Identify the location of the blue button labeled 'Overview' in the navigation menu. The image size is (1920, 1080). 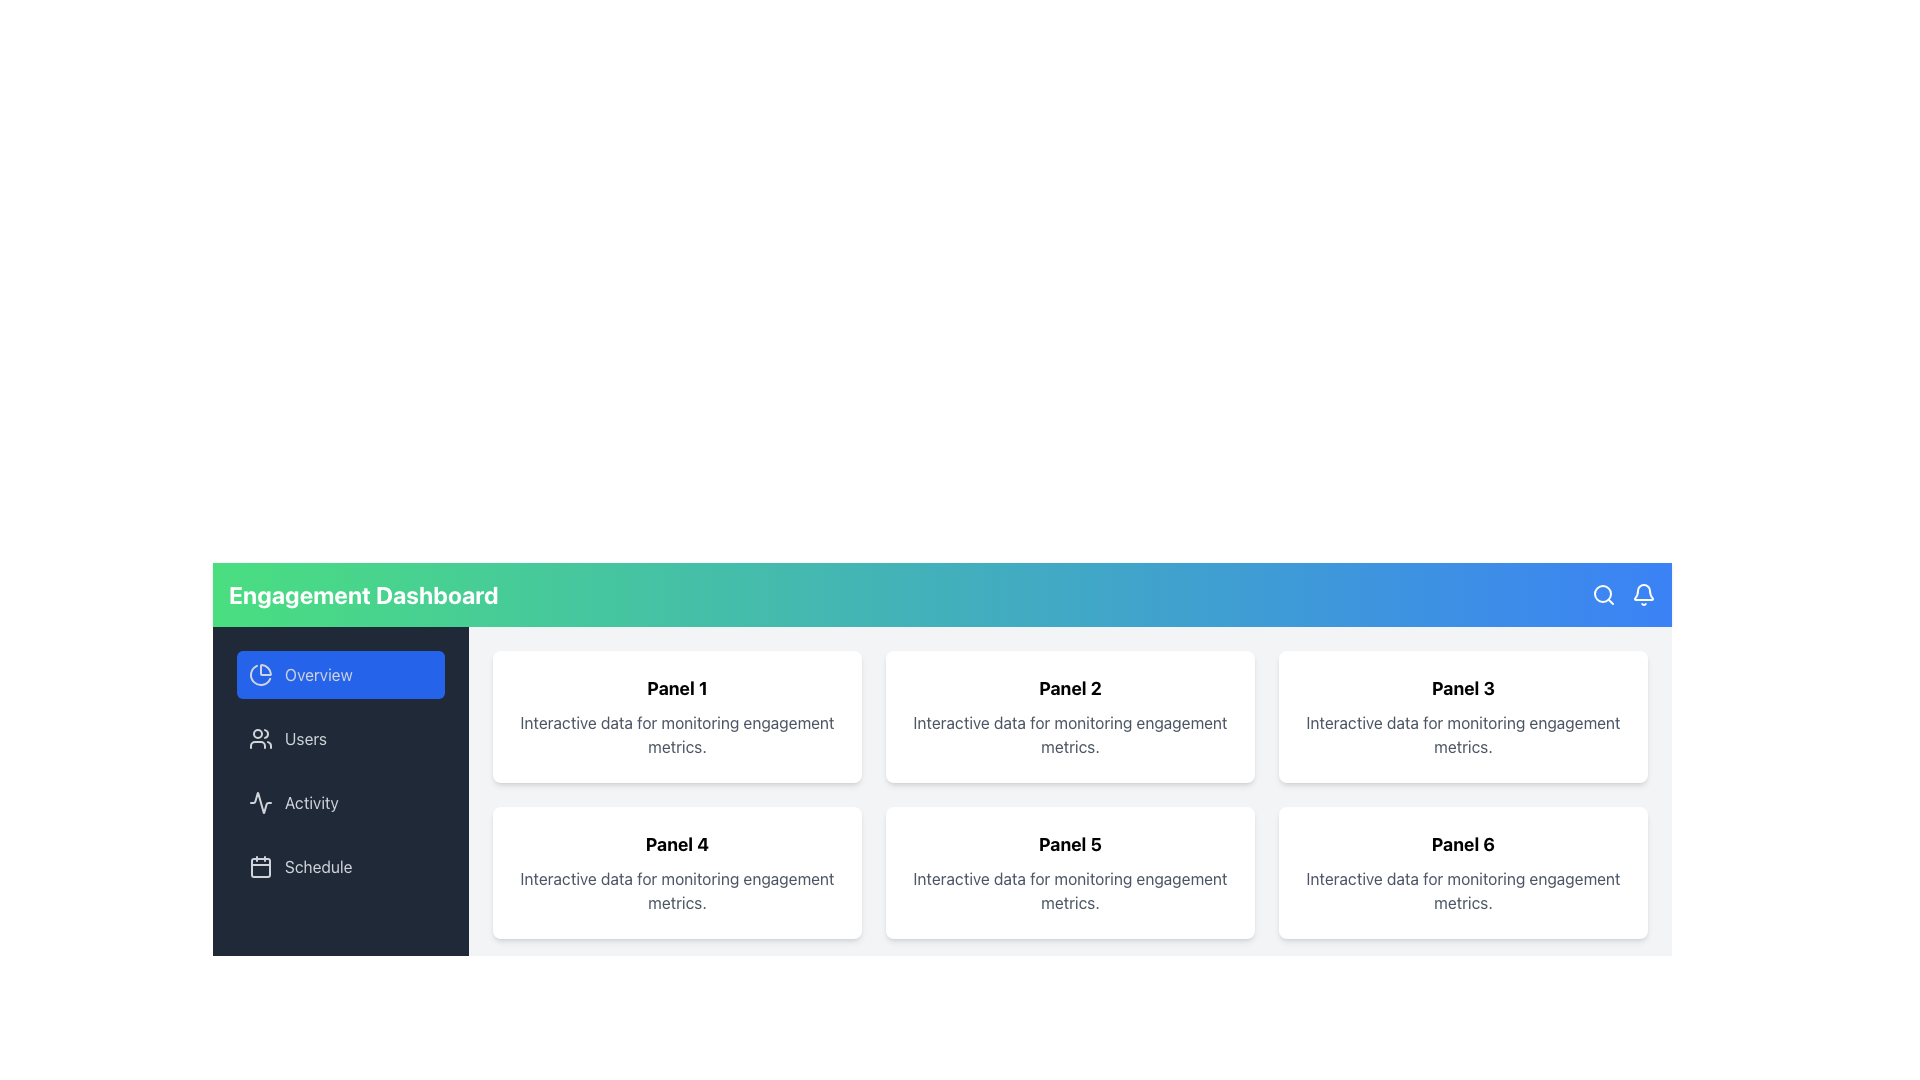
(340, 675).